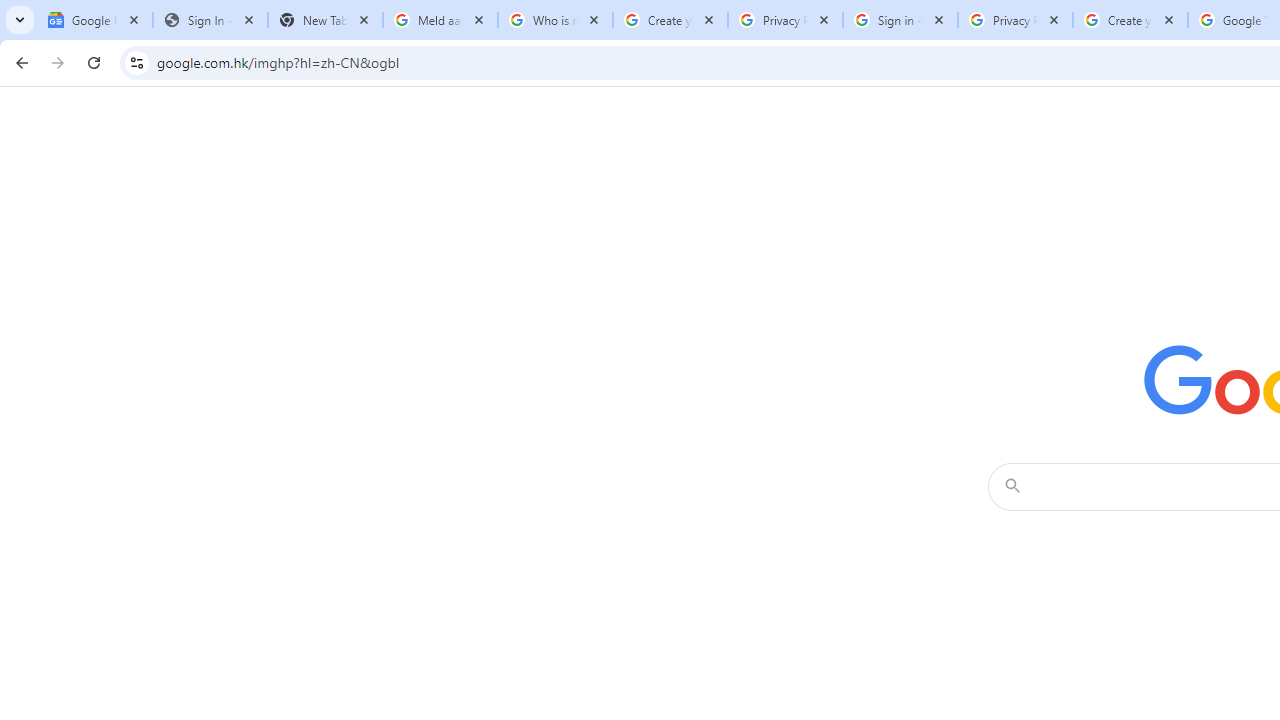 The width and height of the screenshot is (1280, 720). Describe the element at coordinates (1130, 20) in the screenshot. I see `'Create your Google Account'` at that location.